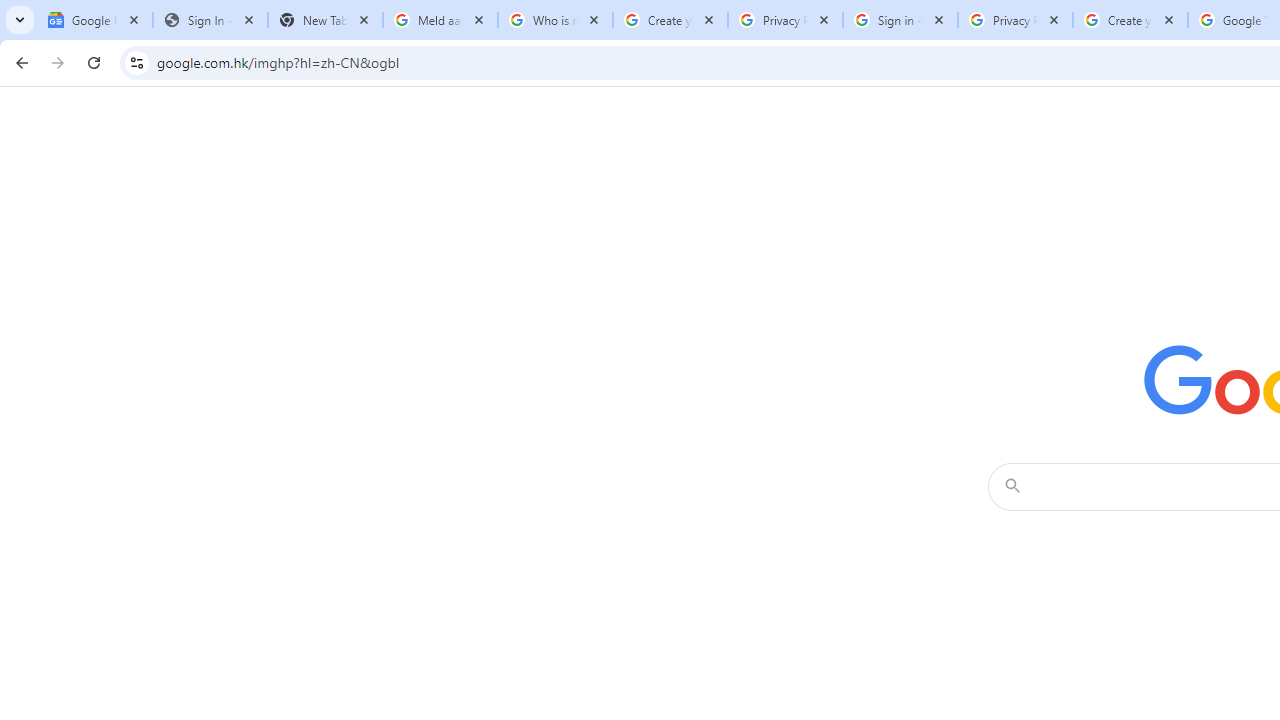 The width and height of the screenshot is (1280, 720). Describe the element at coordinates (1130, 20) in the screenshot. I see `'Create your Google Account'` at that location.